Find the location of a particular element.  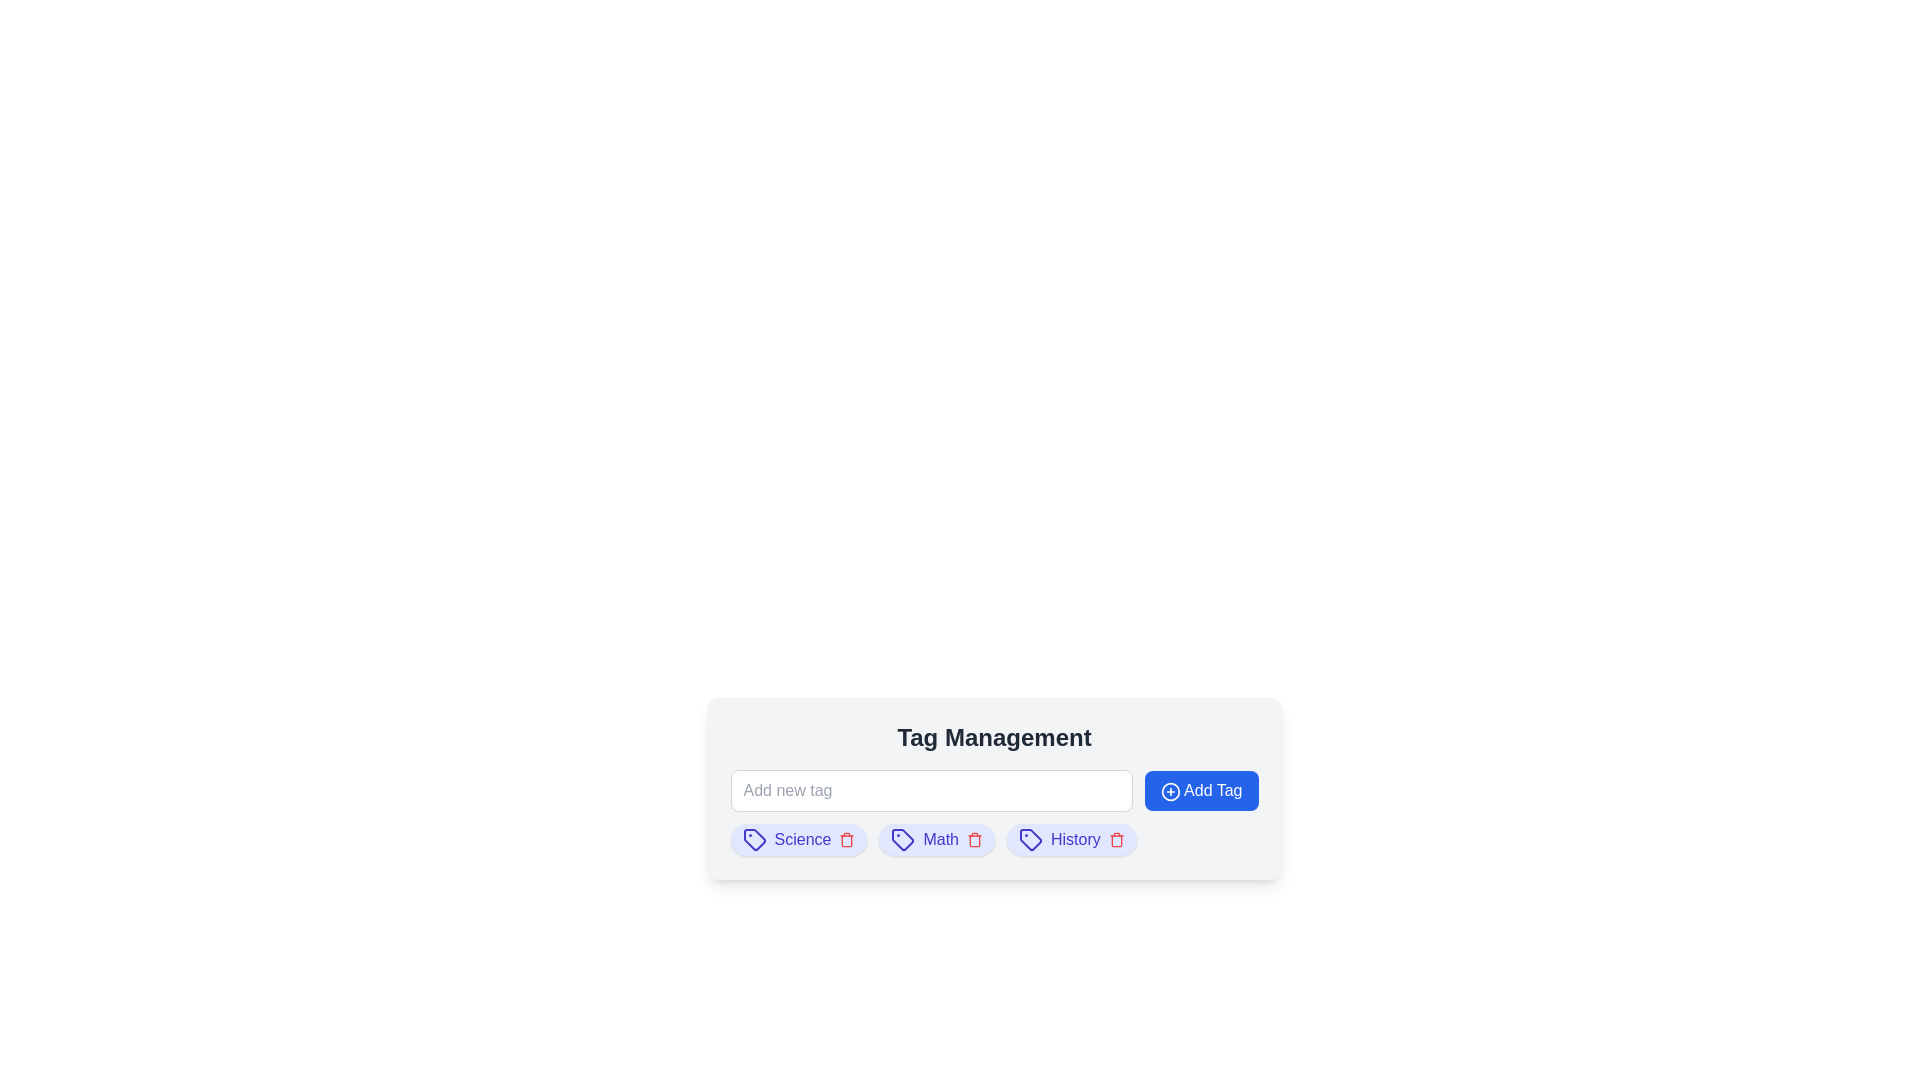

the 'tag' icon representing the 'Math' category, located within the 'Tag Management' section is located at coordinates (902, 840).